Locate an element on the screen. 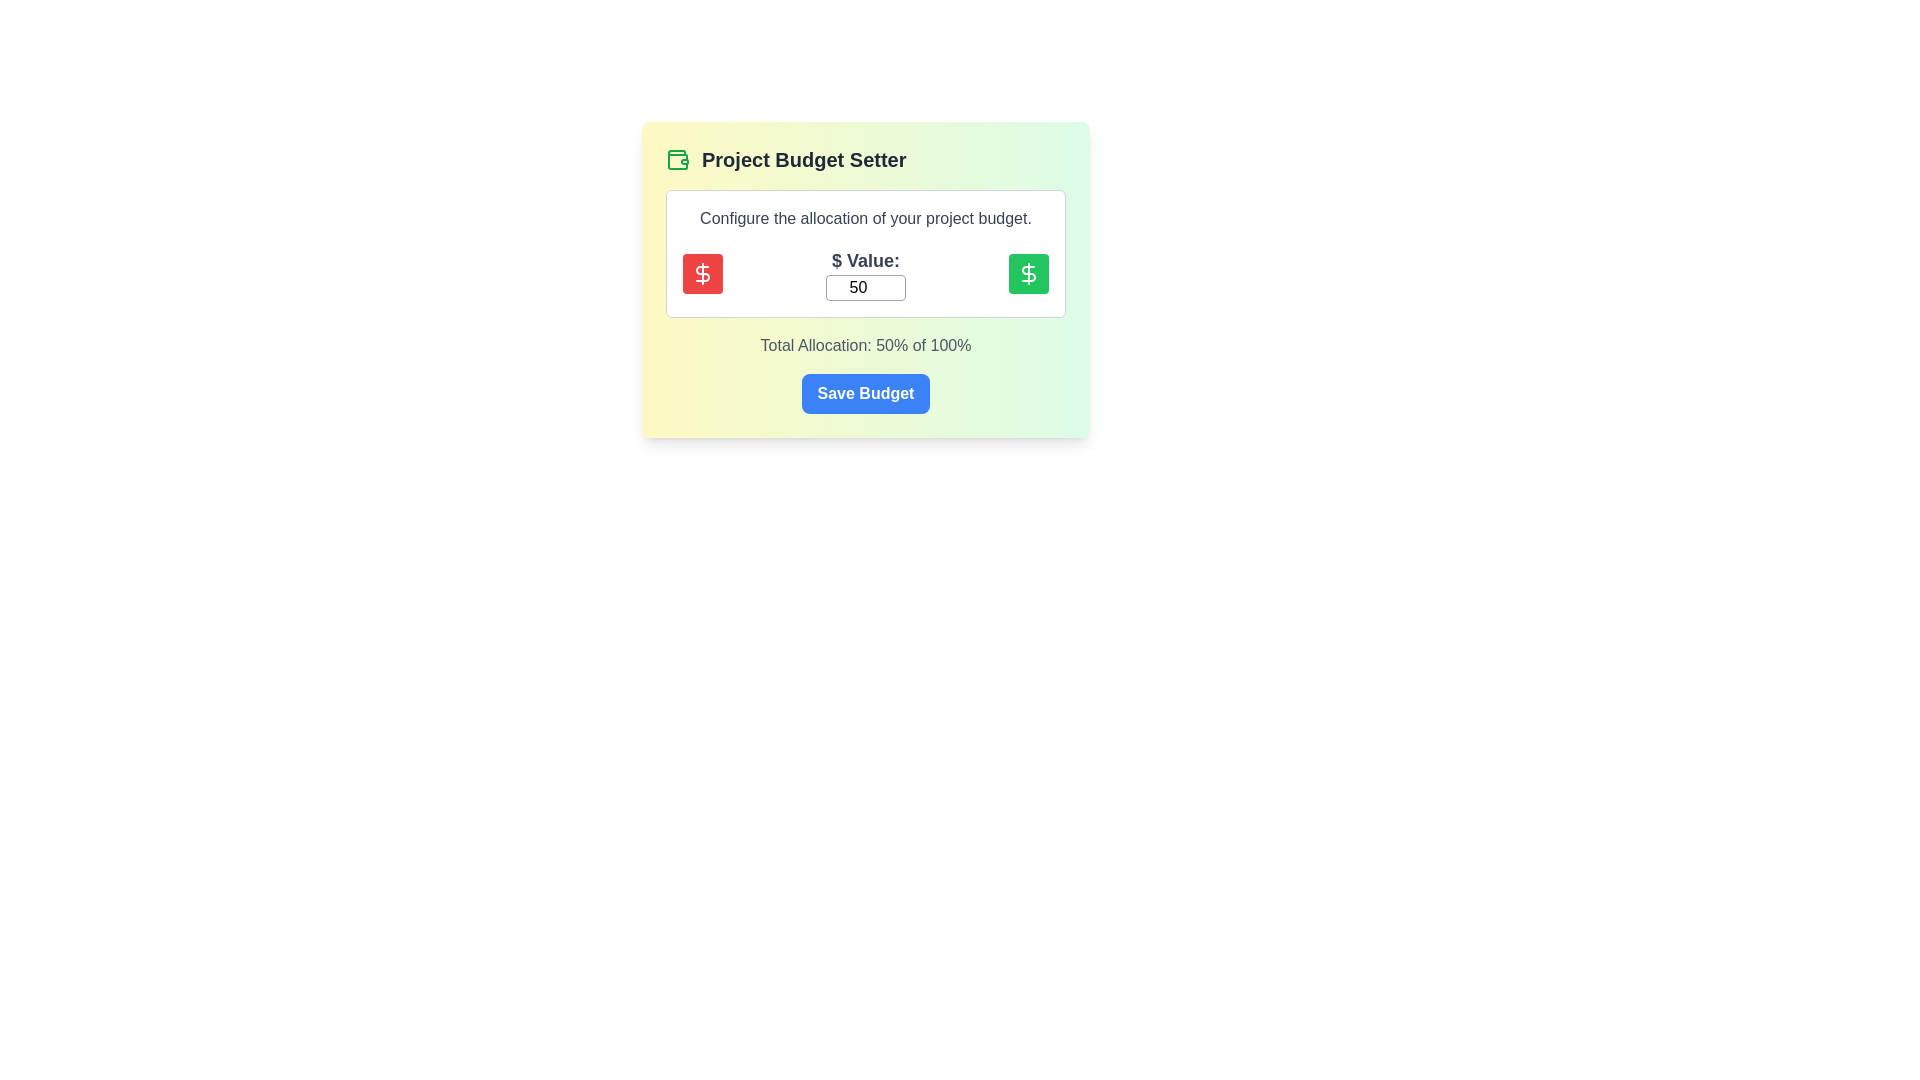 The width and height of the screenshot is (1920, 1080). the green square button with rounded corners and a white dollar sign icon is located at coordinates (1028, 273).